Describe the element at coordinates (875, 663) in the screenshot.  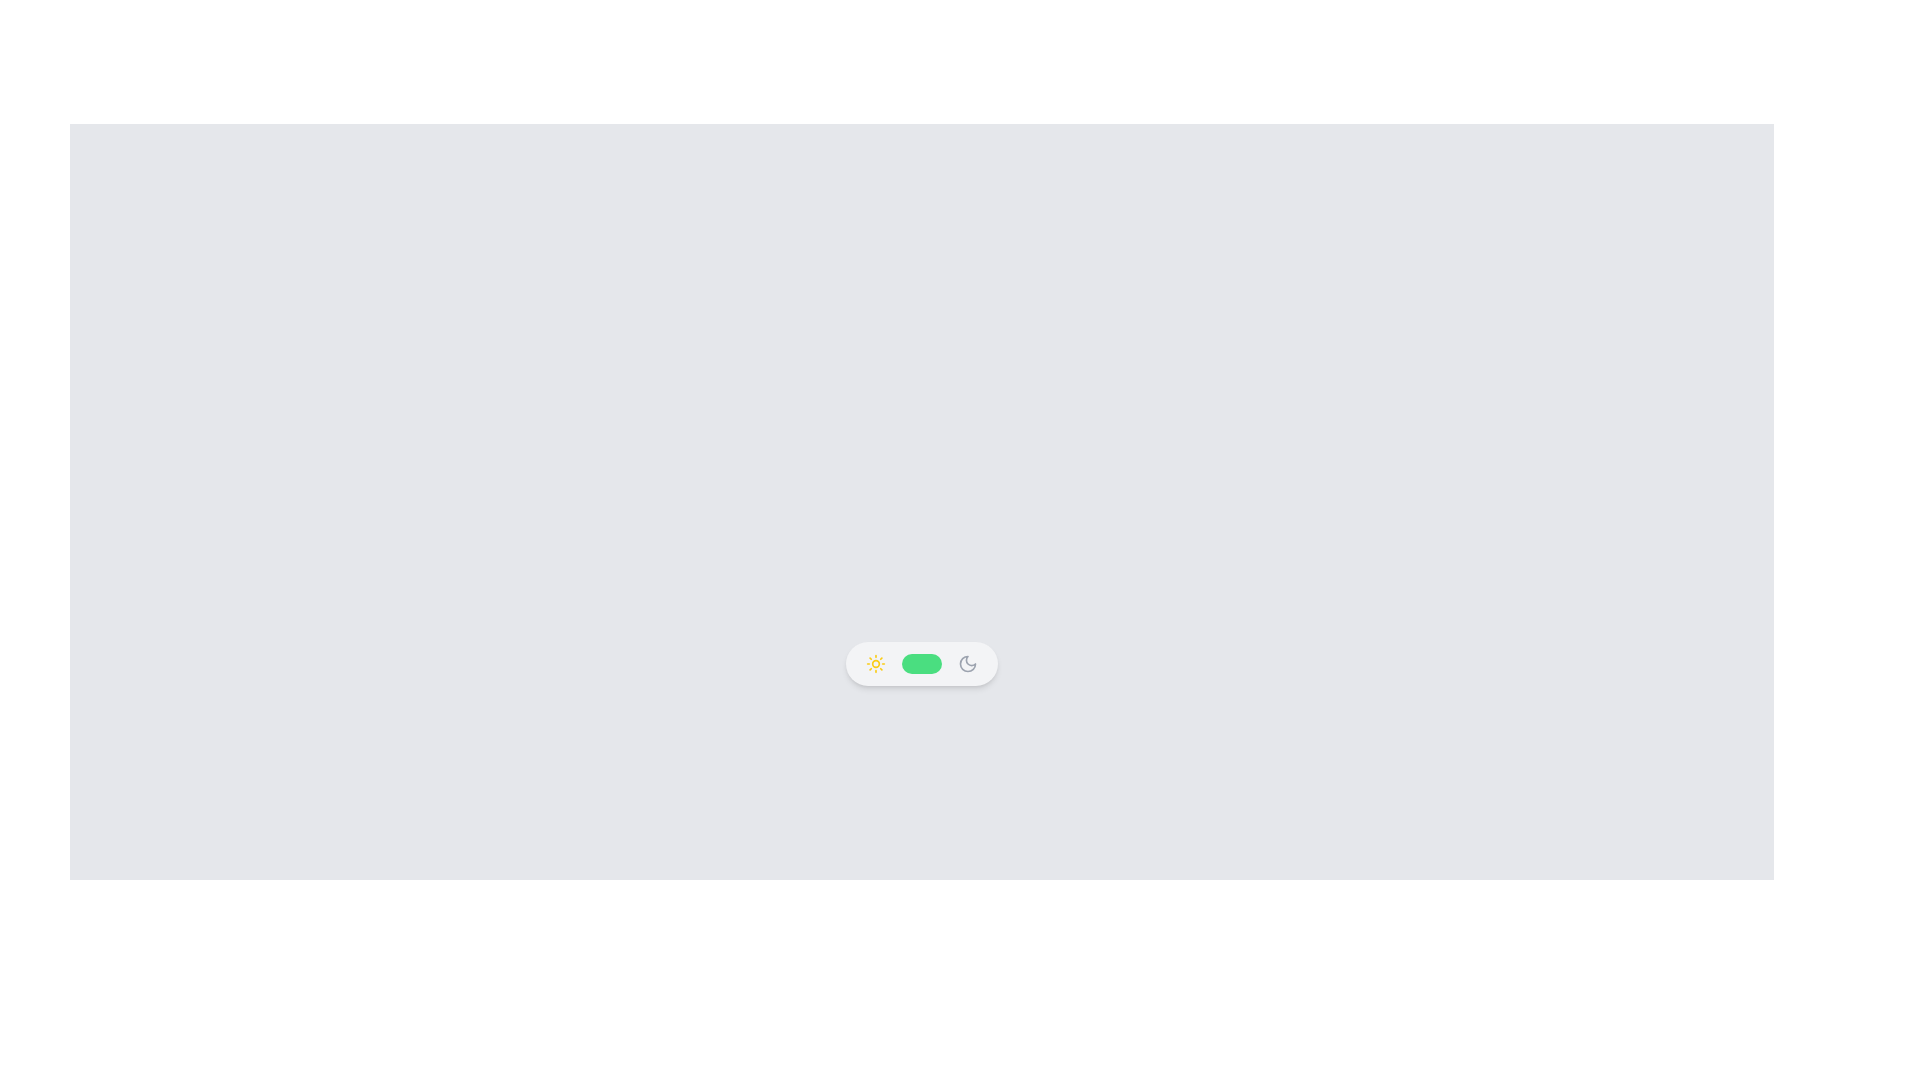
I see `the sun icon, which is a bright yellow circular icon with rays, located on the leftmost side of a horizontal bar` at that location.